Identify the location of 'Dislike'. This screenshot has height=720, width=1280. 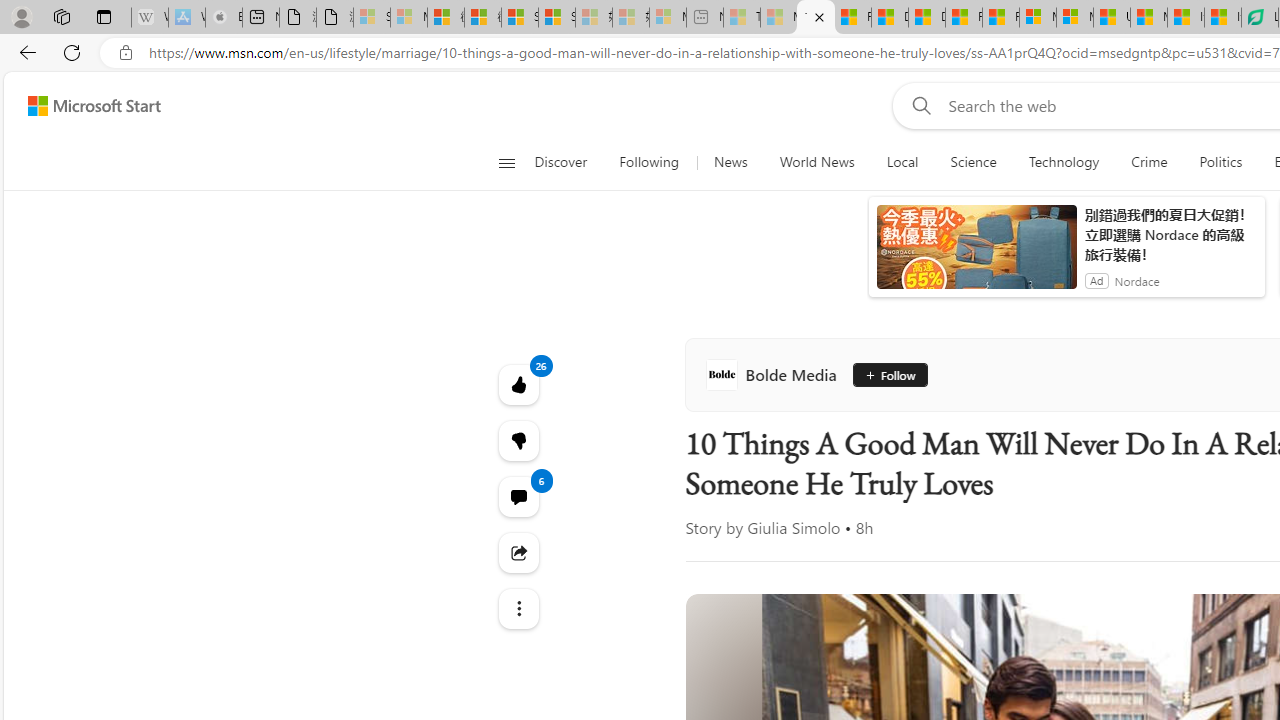
(518, 440).